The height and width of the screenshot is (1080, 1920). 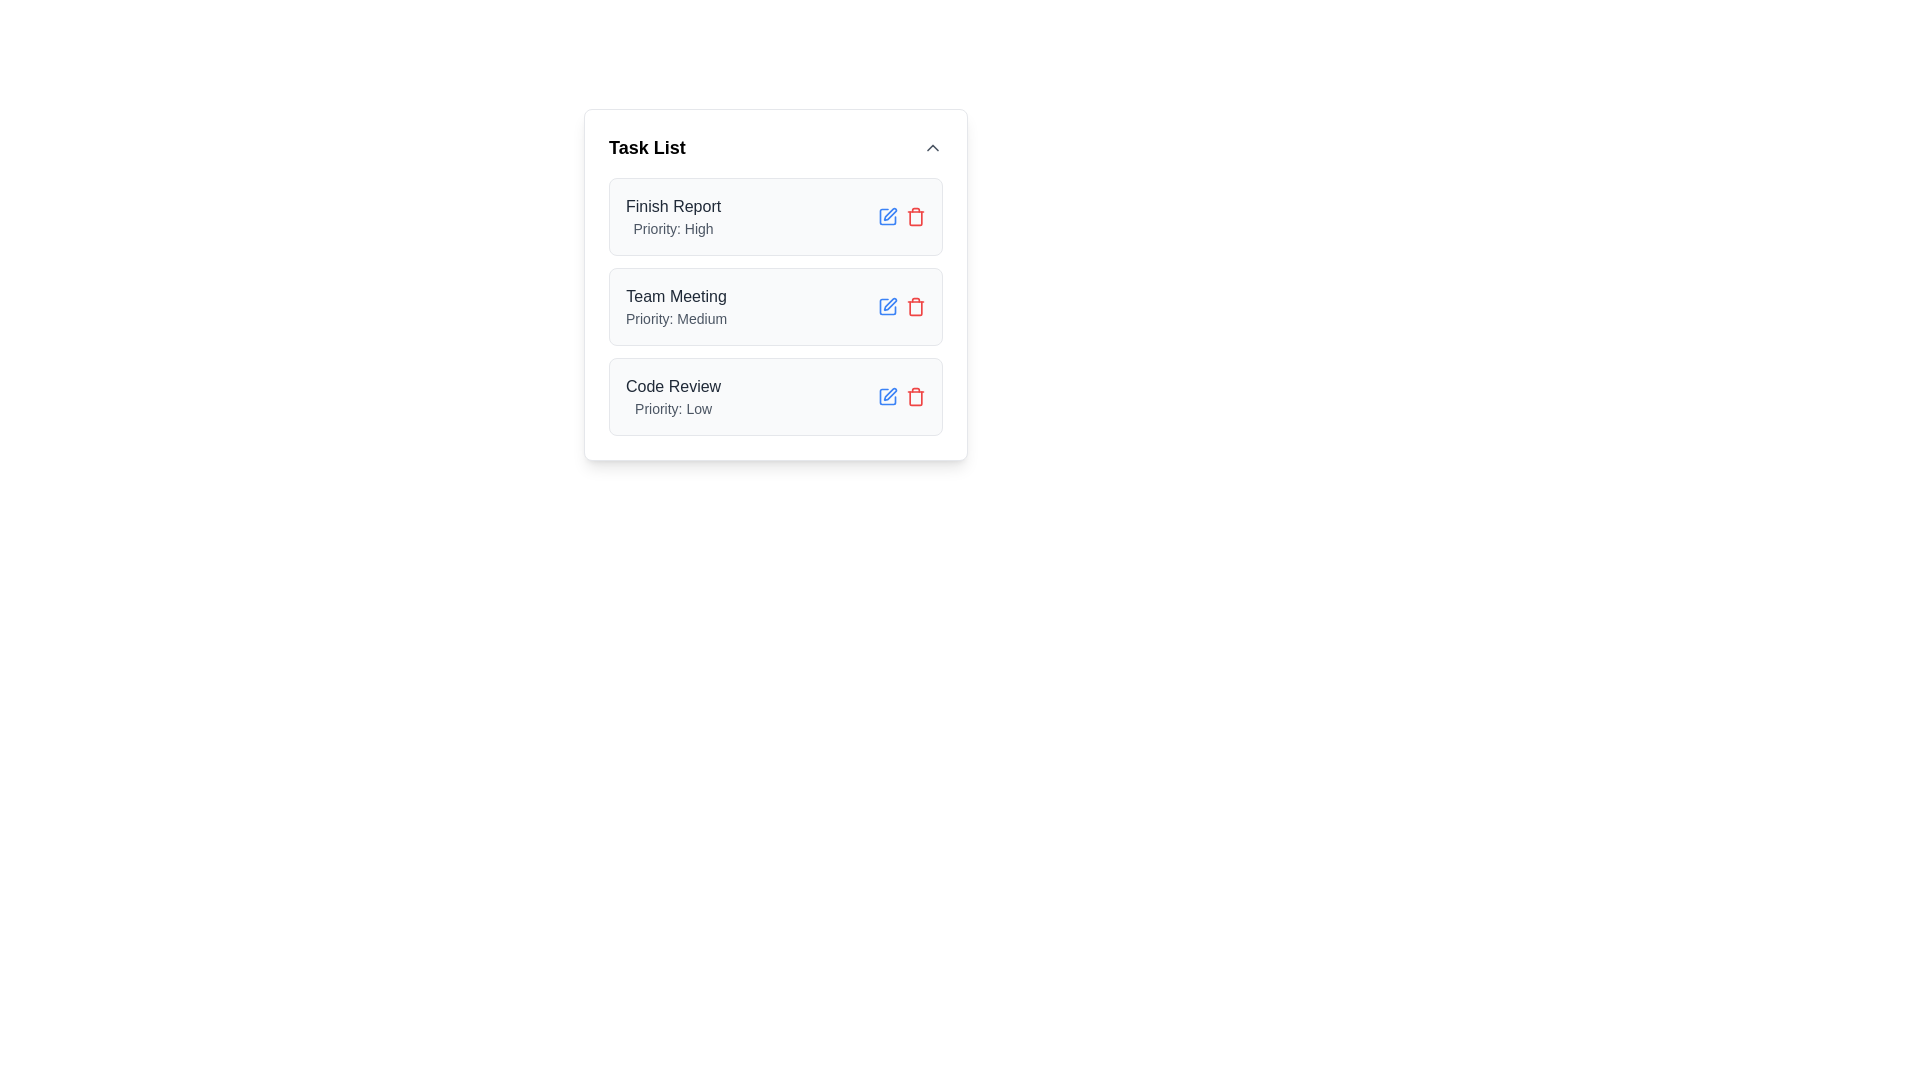 I want to click on the text label that reads 'Priority: Low', styled in a smaller gray font, located beneath the 'Code Review' heading within a task card, so click(x=673, y=407).